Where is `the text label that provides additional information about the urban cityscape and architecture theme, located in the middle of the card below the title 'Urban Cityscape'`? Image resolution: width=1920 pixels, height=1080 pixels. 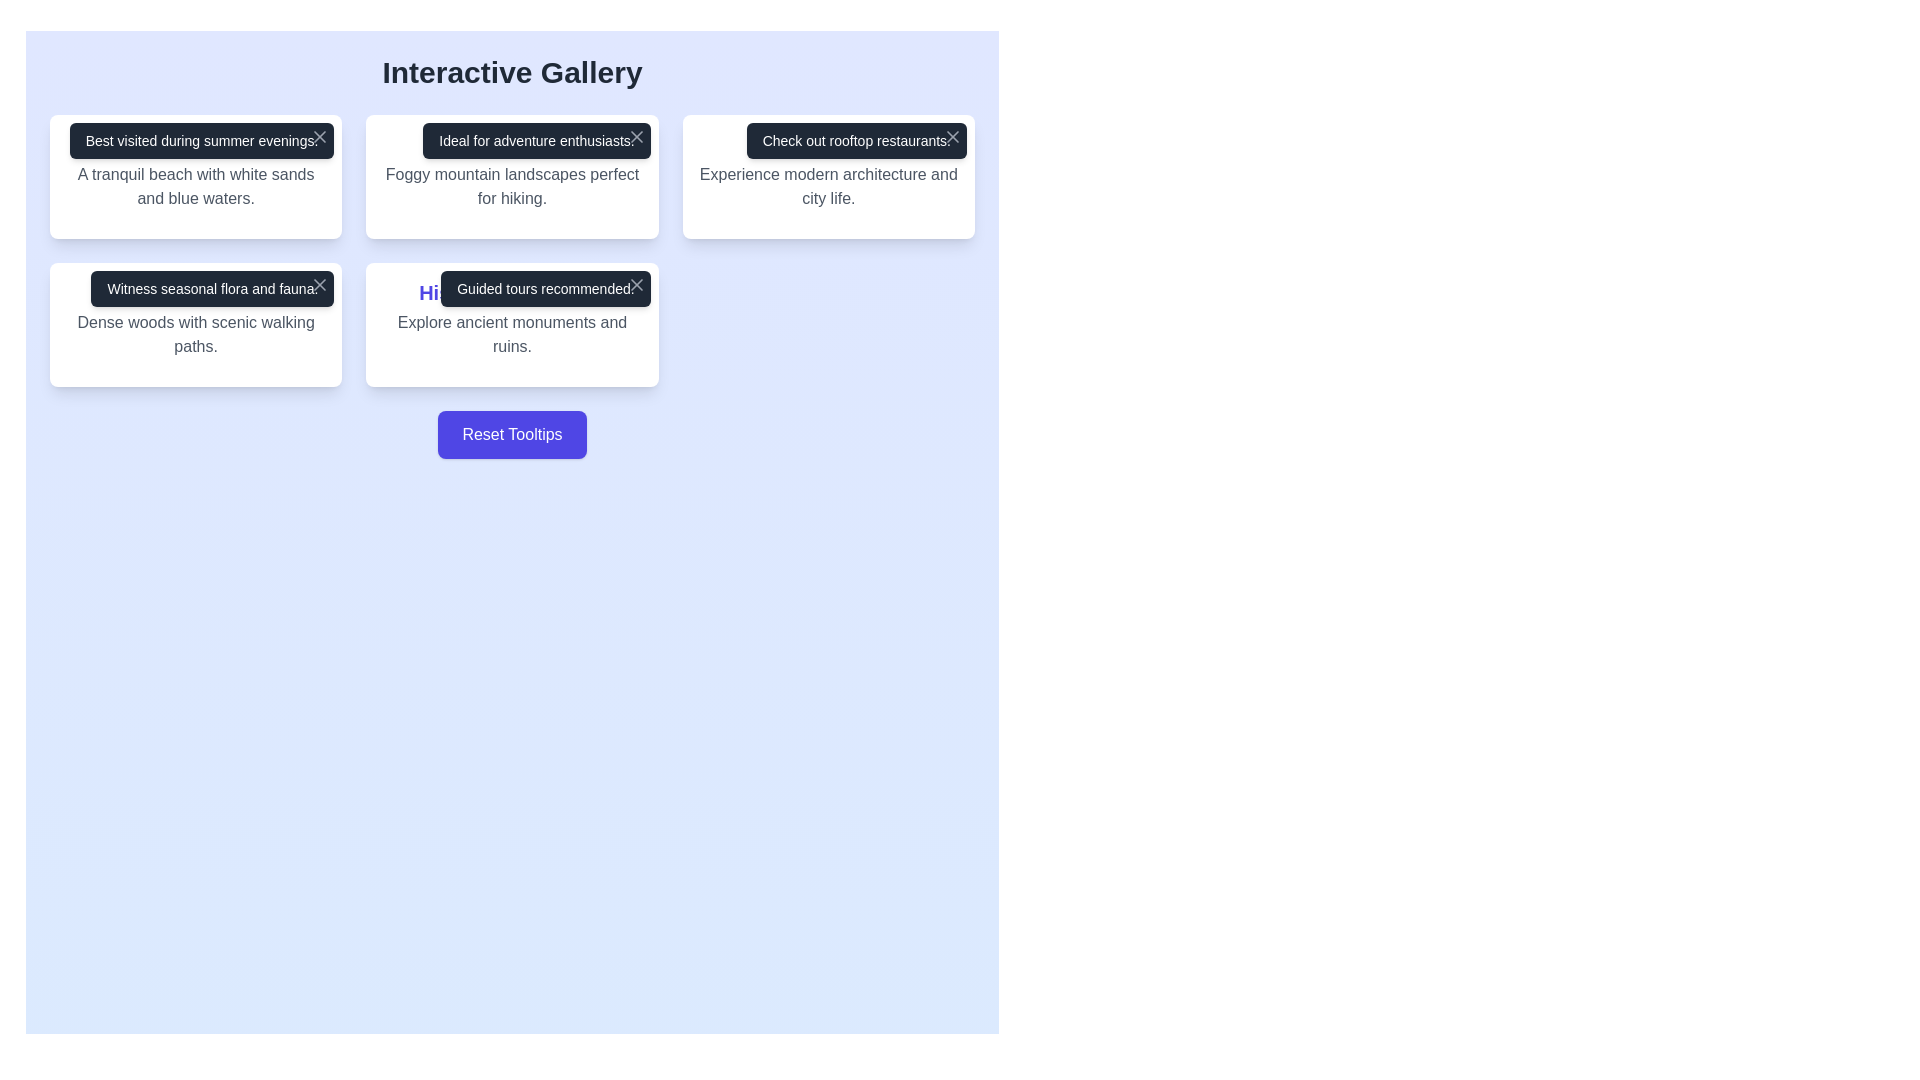
the text label that provides additional information about the urban cityscape and architecture theme, located in the middle of the card below the title 'Urban Cityscape' is located at coordinates (828, 186).